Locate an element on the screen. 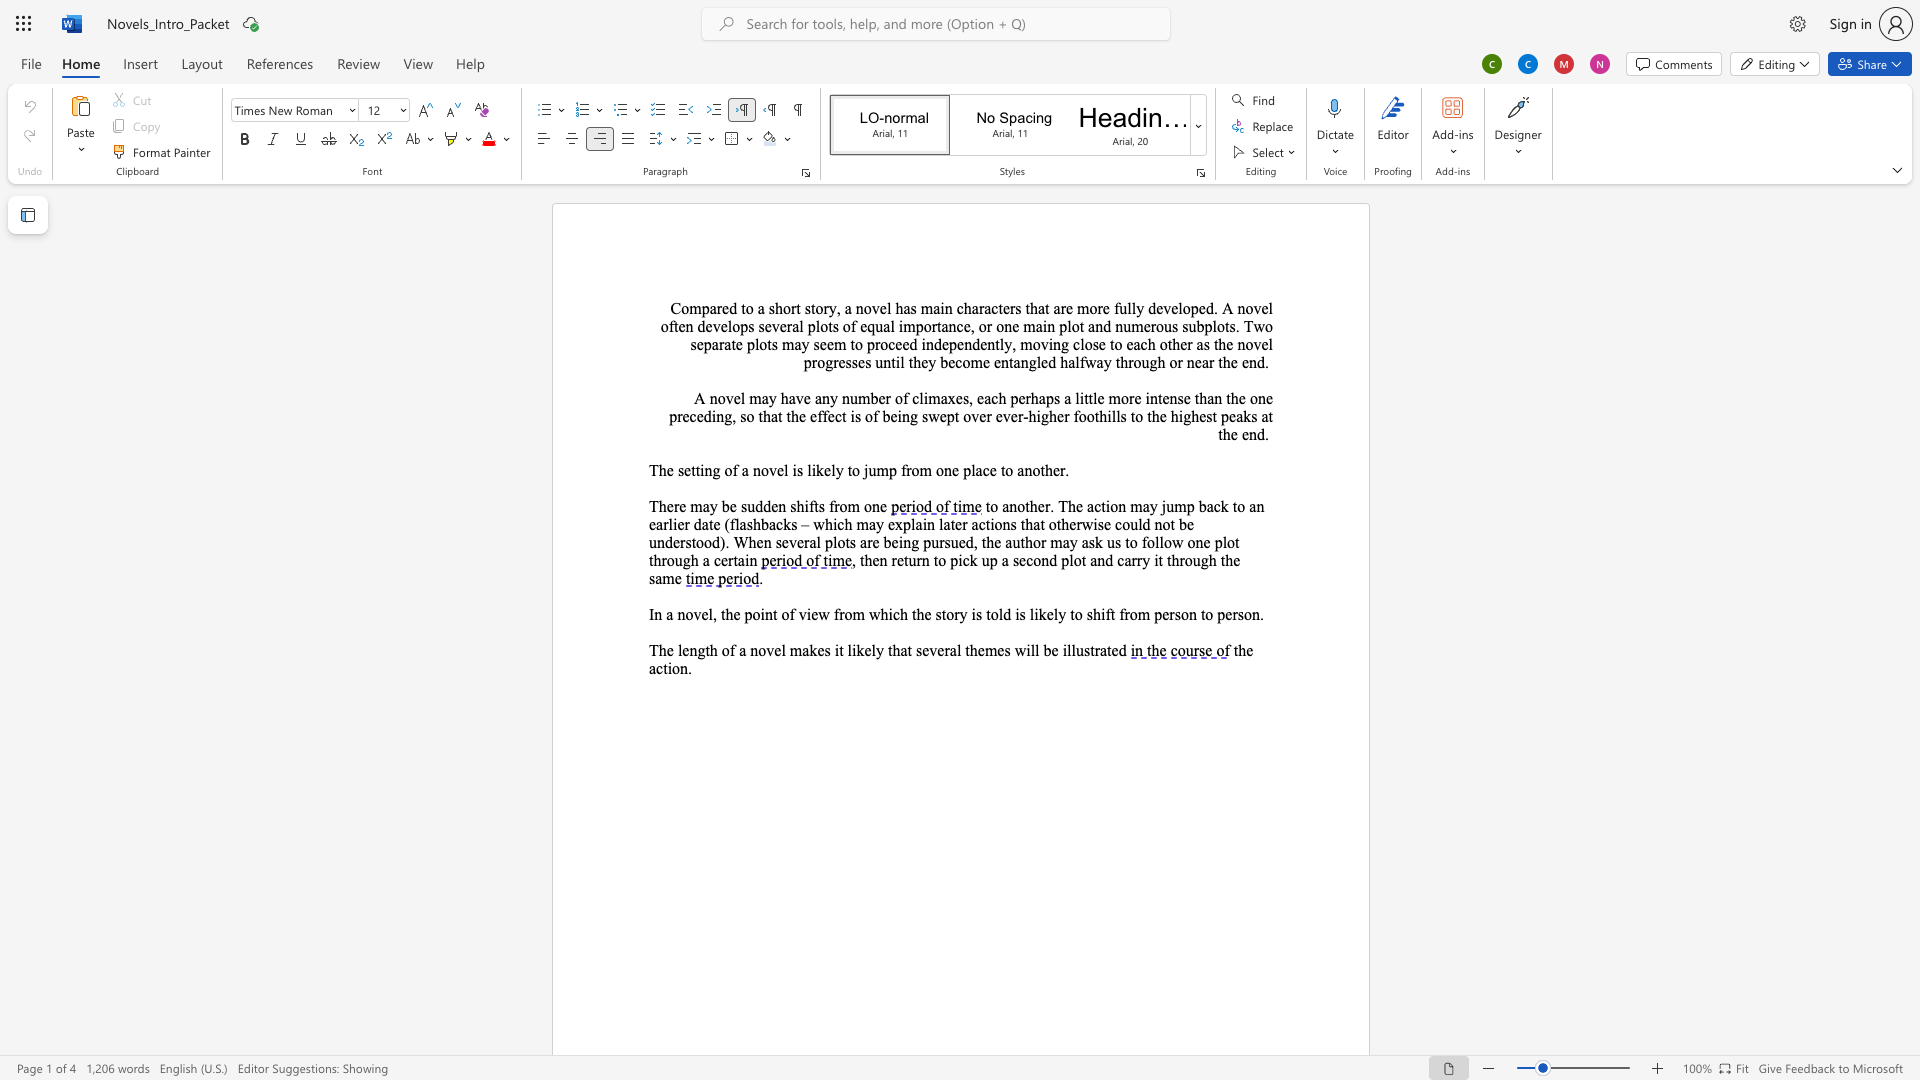 The image size is (1920, 1080). the 2th character "s" in the text is located at coordinates (800, 470).